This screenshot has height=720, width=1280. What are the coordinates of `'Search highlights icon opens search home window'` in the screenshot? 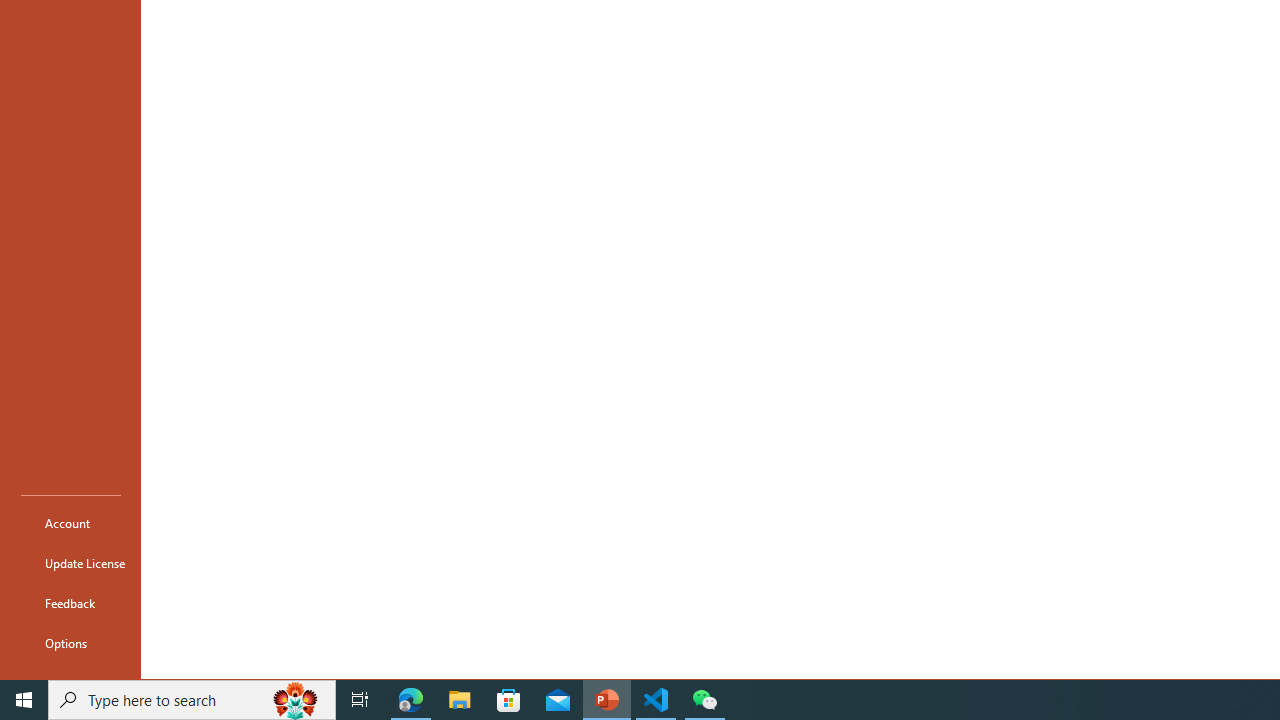 It's located at (294, 698).